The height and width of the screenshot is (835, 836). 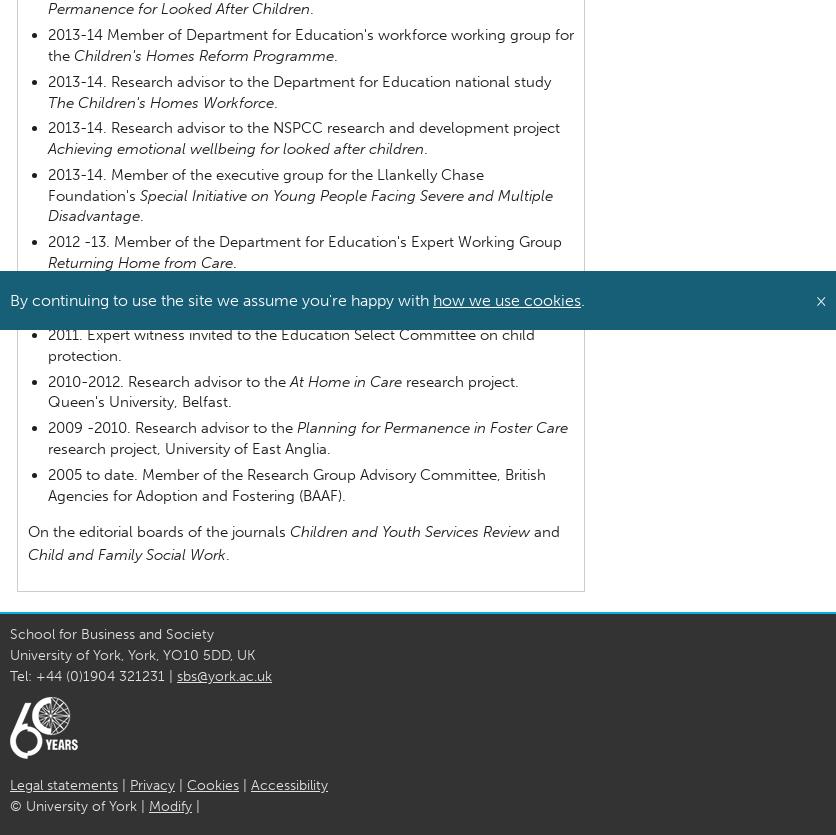 I want to click on 'Planning for Permanence in Foster Care', so click(x=296, y=427).